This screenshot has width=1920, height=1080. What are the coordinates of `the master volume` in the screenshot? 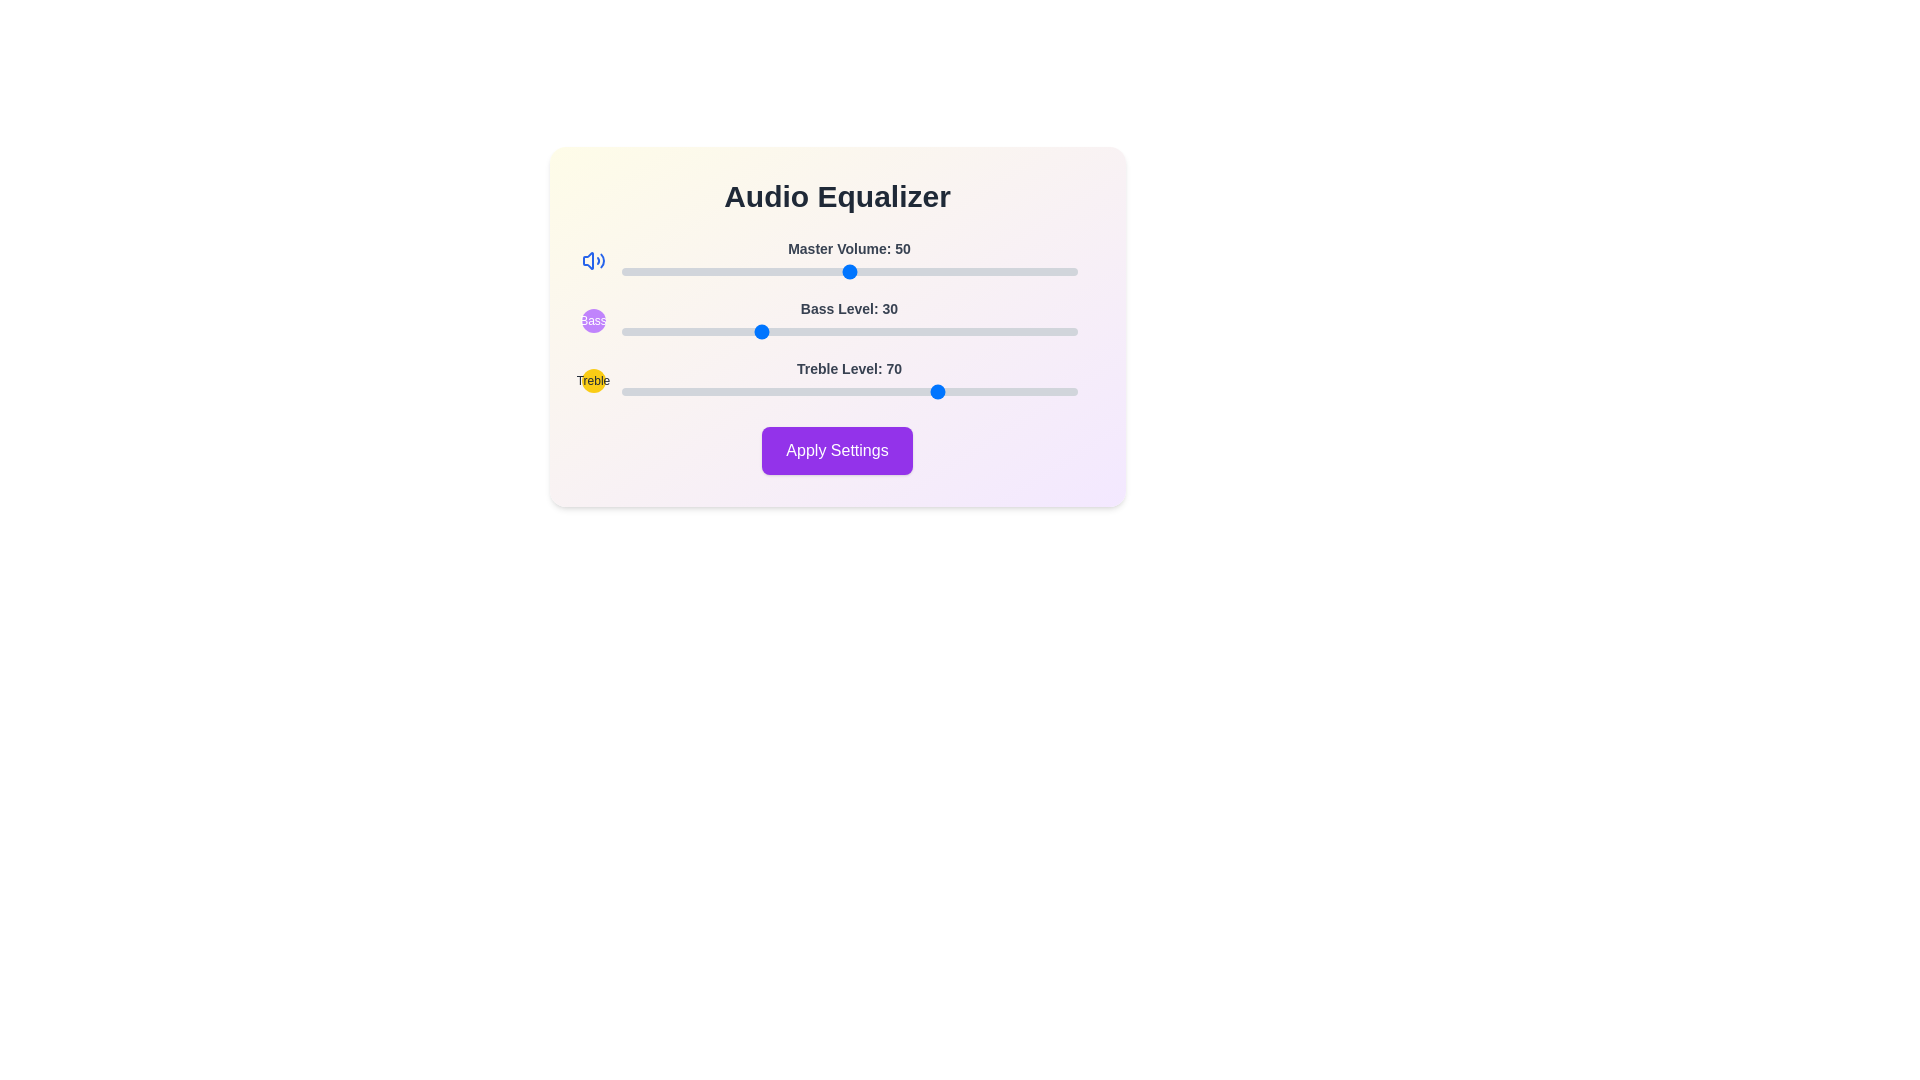 It's located at (748, 272).